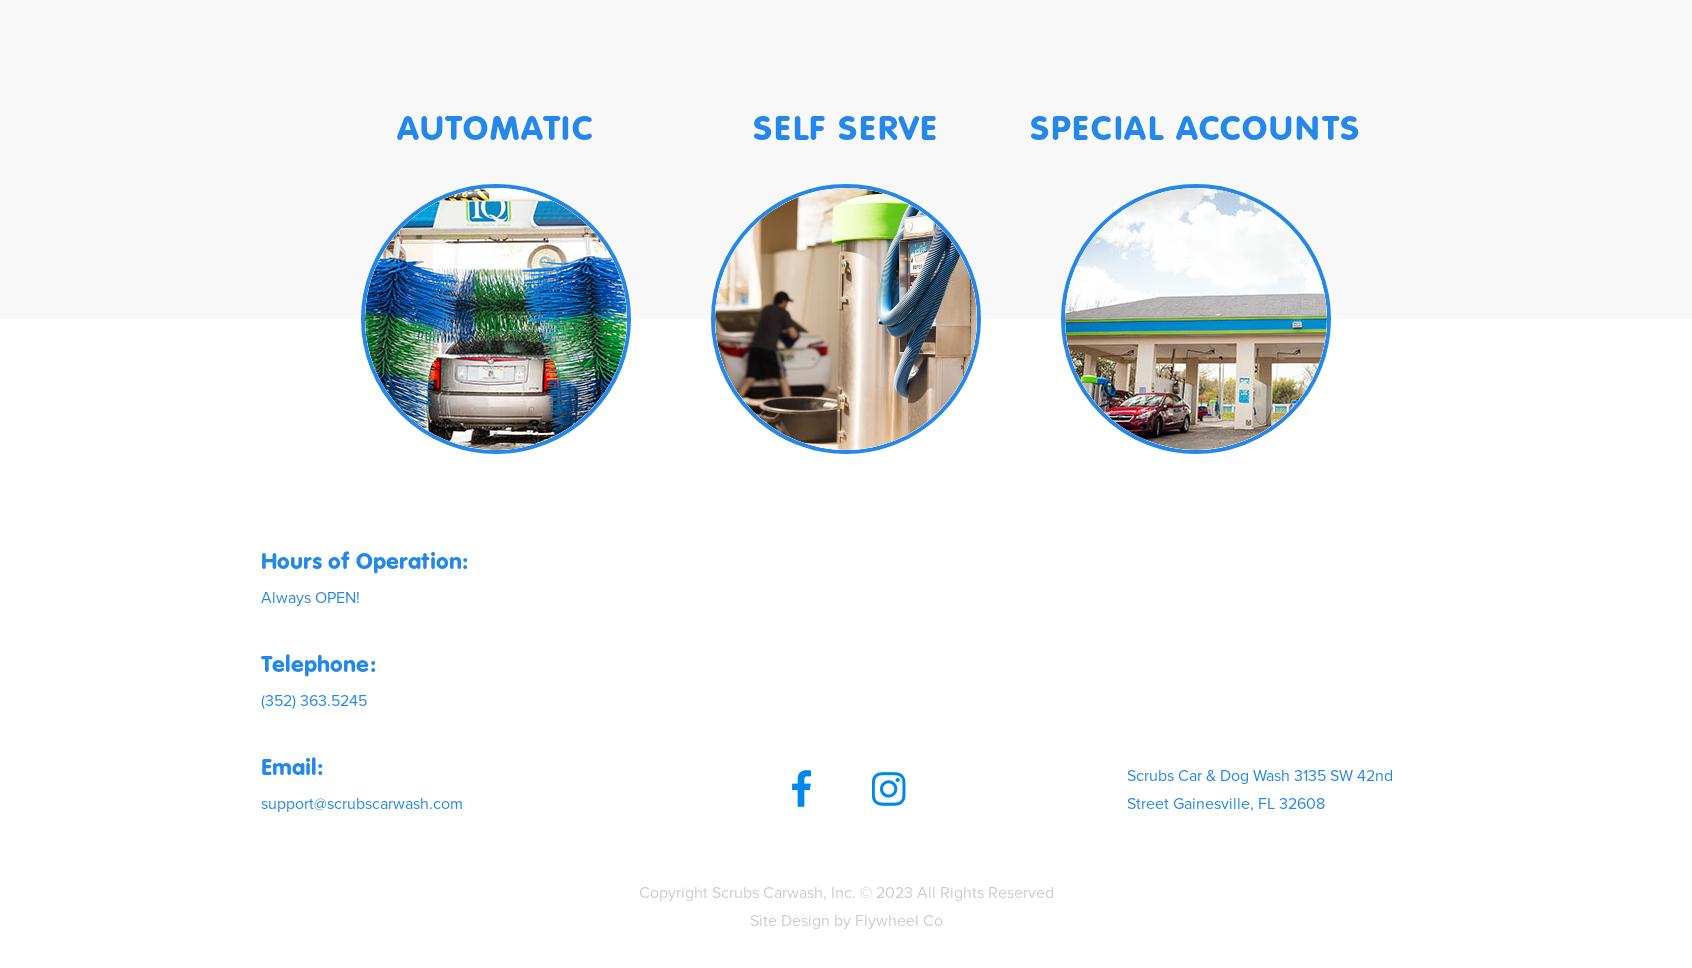  What do you see at coordinates (313, 698) in the screenshot?
I see `'(352) 363.5245'` at bounding box center [313, 698].